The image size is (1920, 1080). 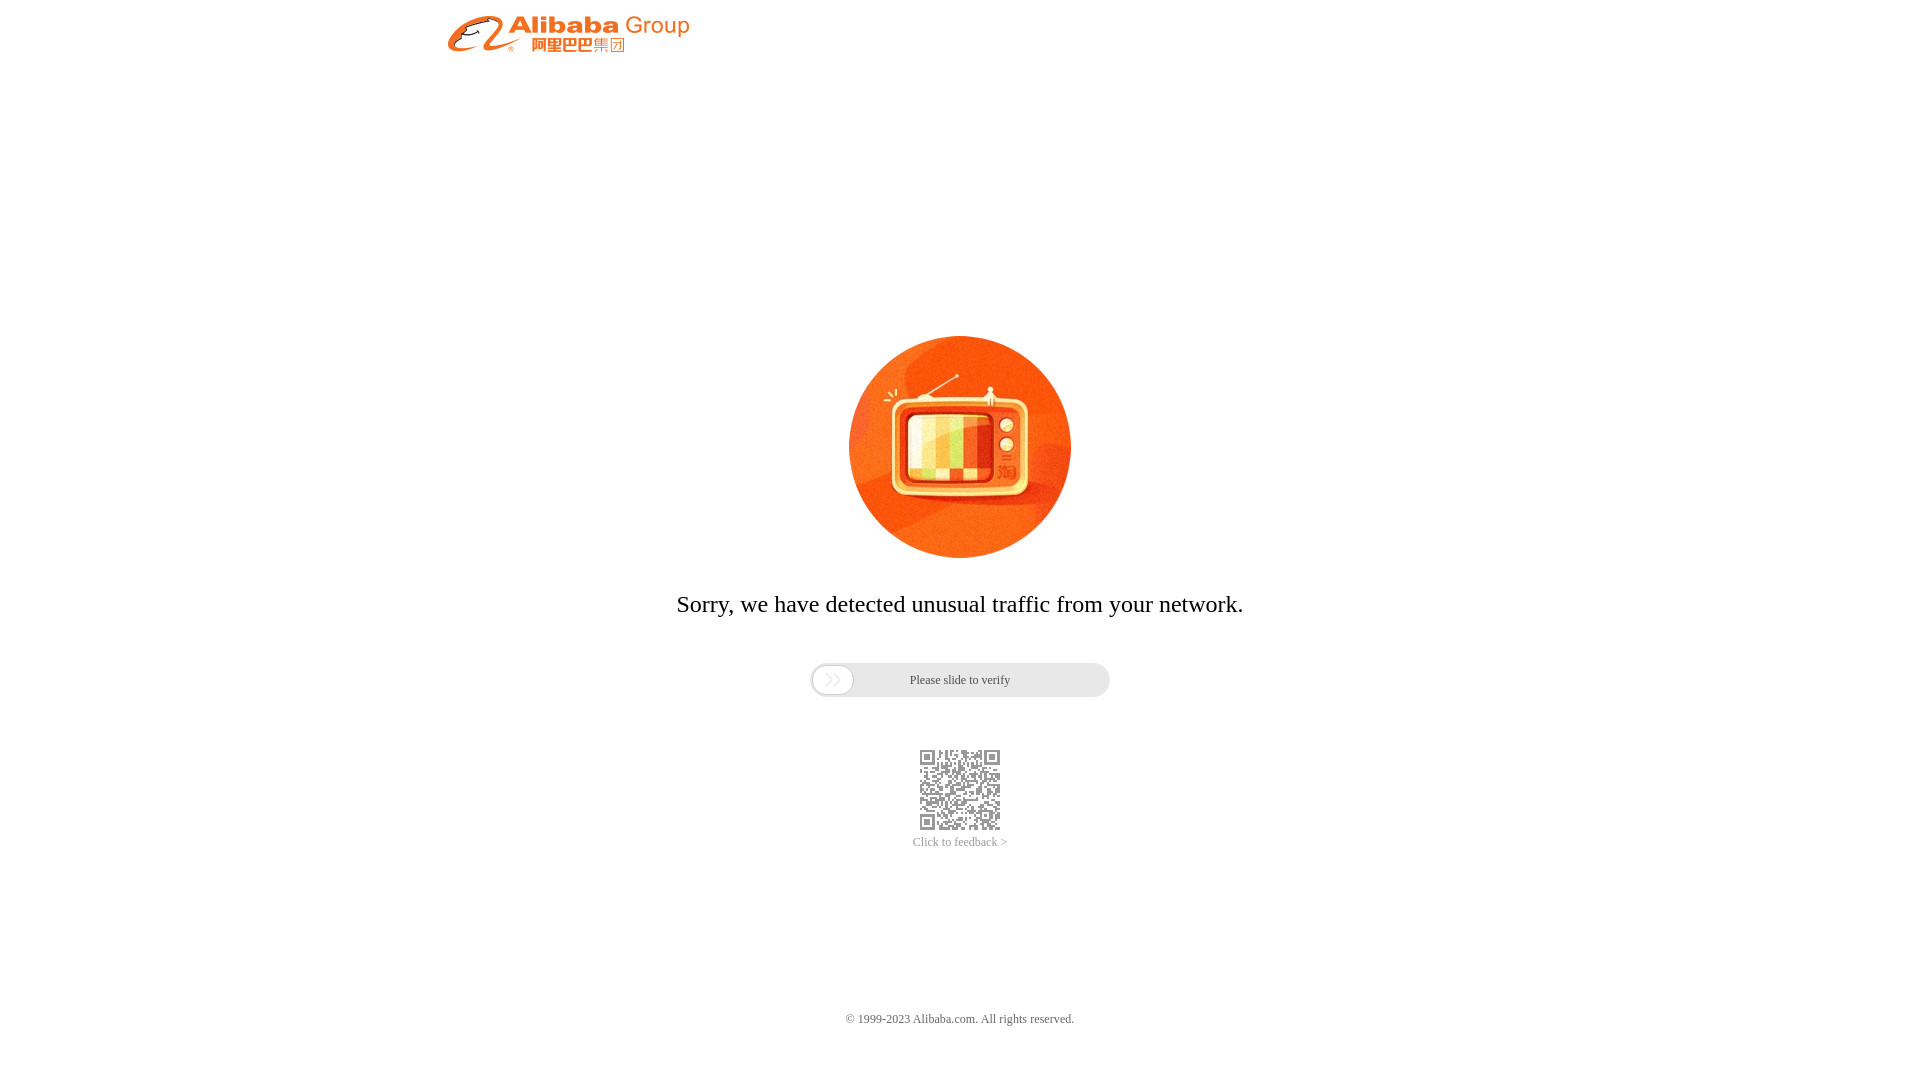 I want to click on 'Click to feedback >', so click(x=911, y=842).